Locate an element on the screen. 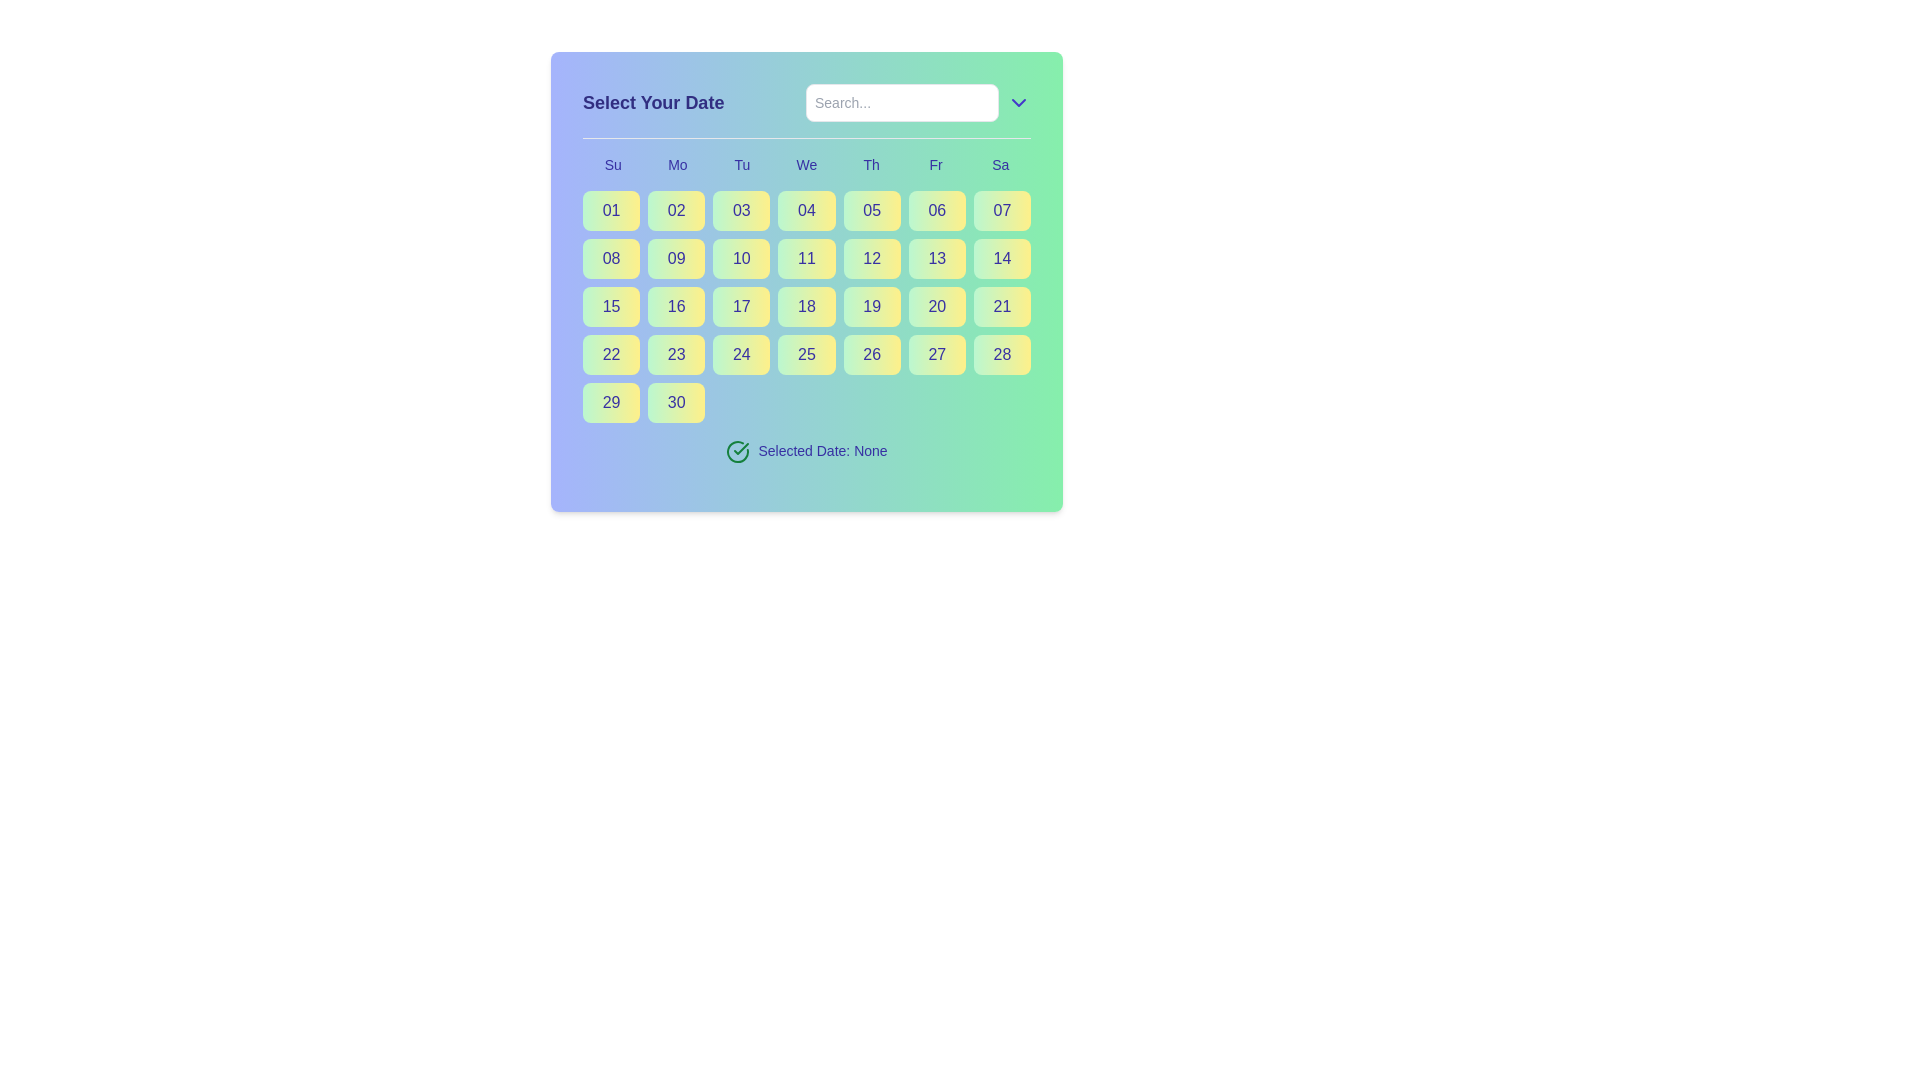 The image size is (1920, 1080). the button representing the first day of the month in the date-picker interface is located at coordinates (610, 211).